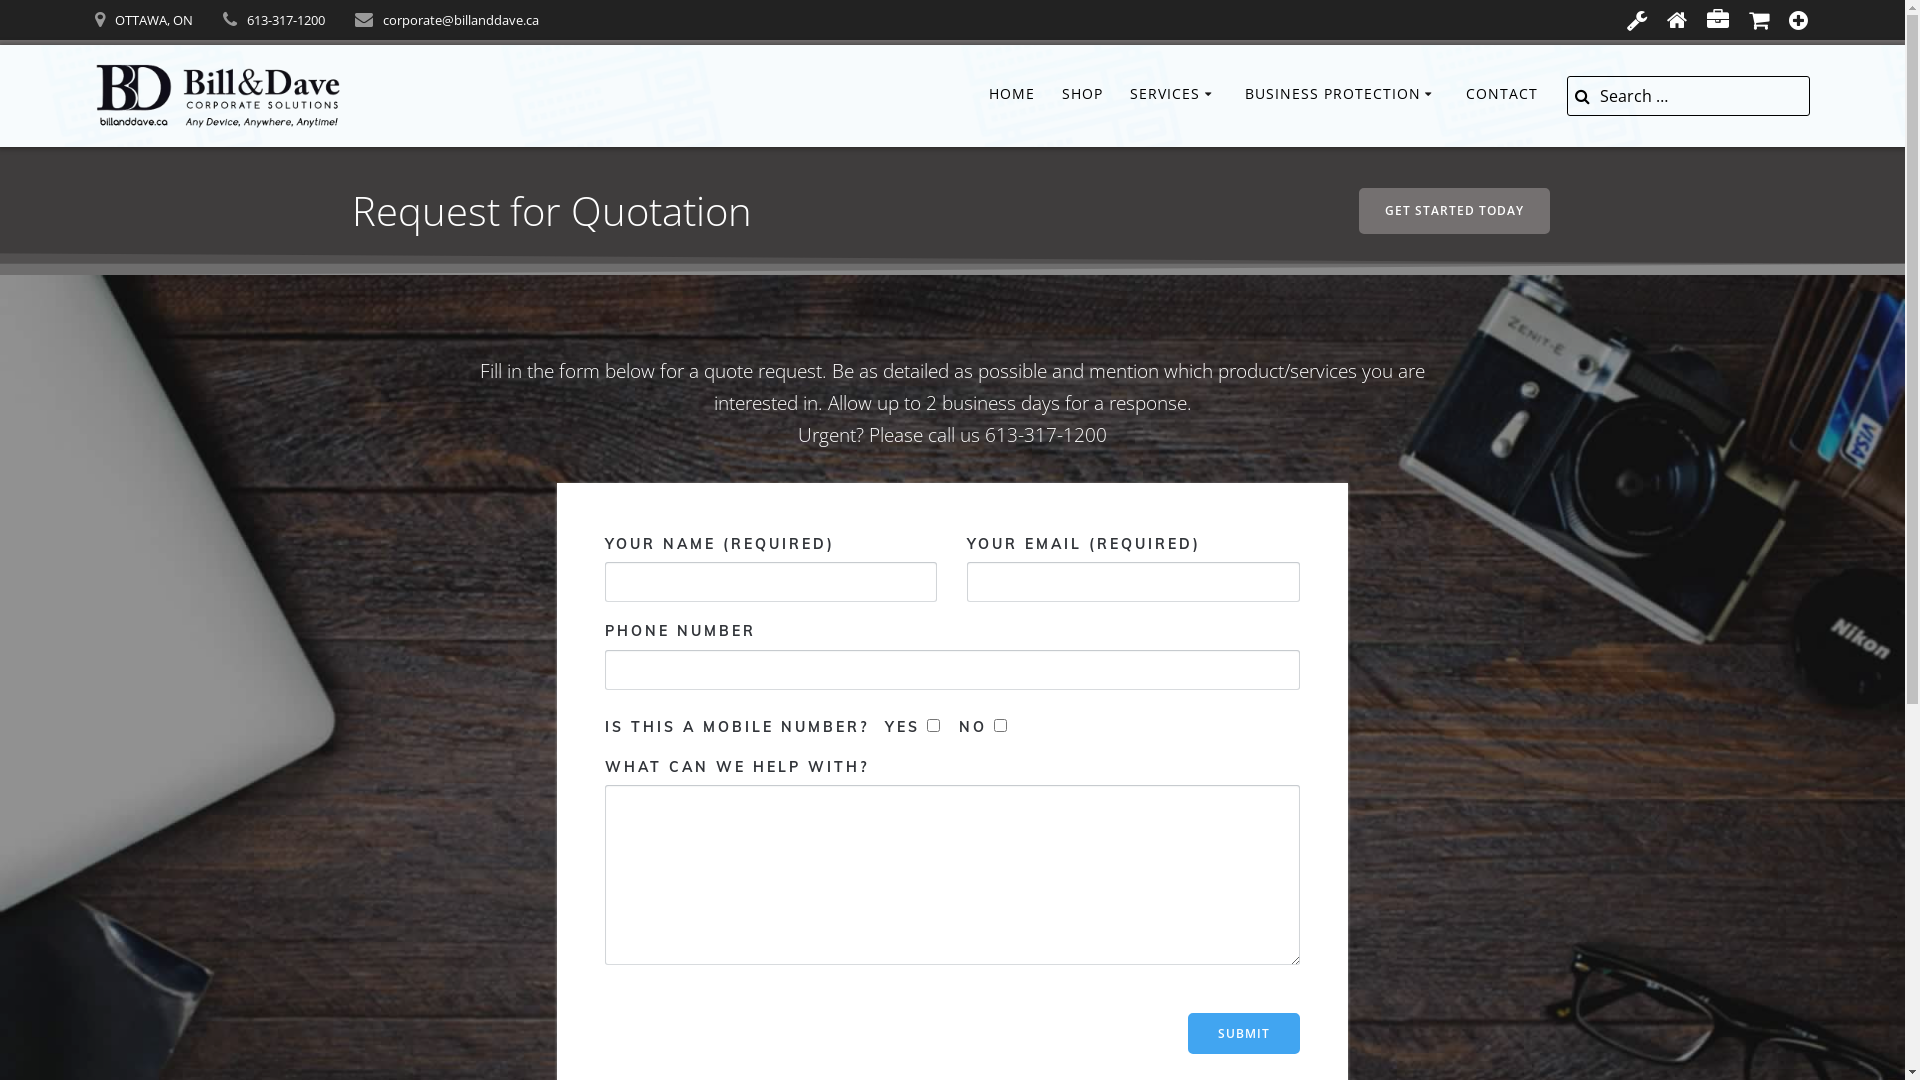  I want to click on 'corporate@billanddave.ca', so click(459, 19).